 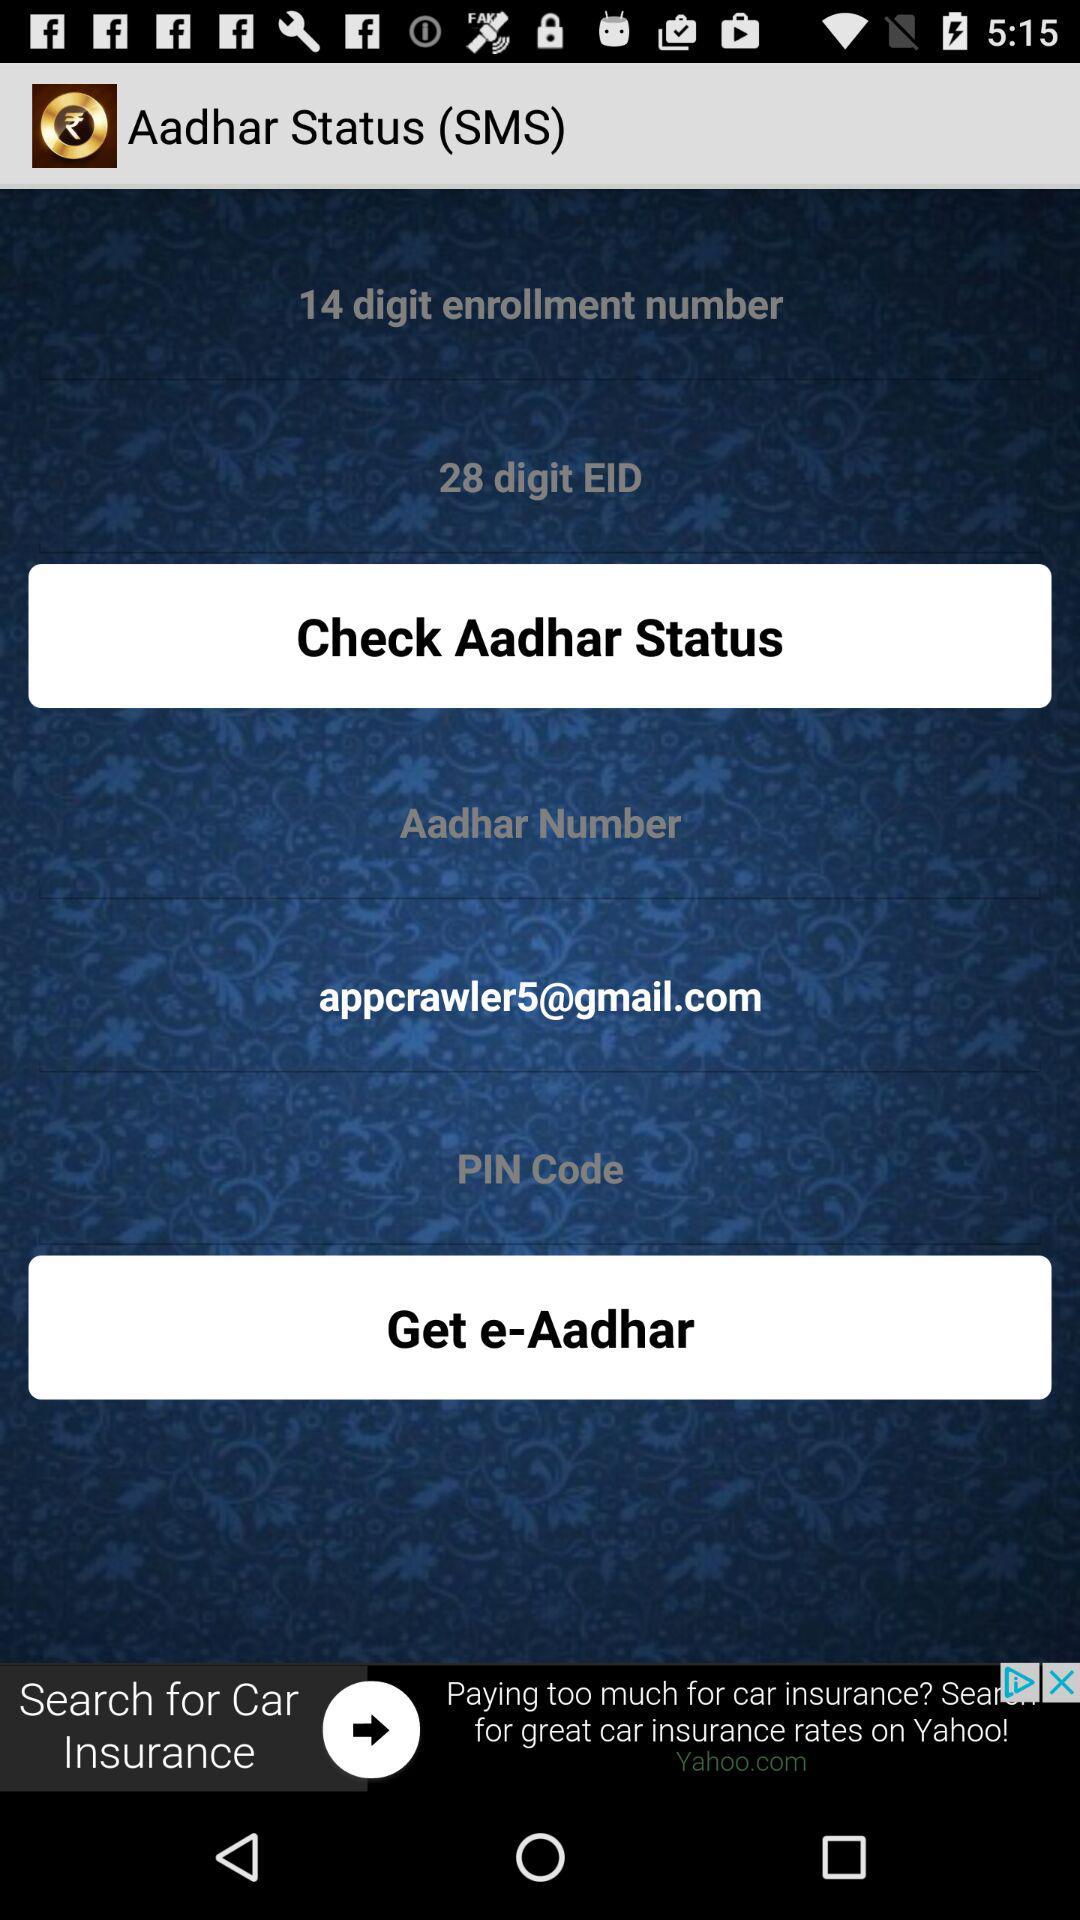 What do you see at coordinates (540, 1727) in the screenshot?
I see `advertisement` at bounding box center [540, 1727].